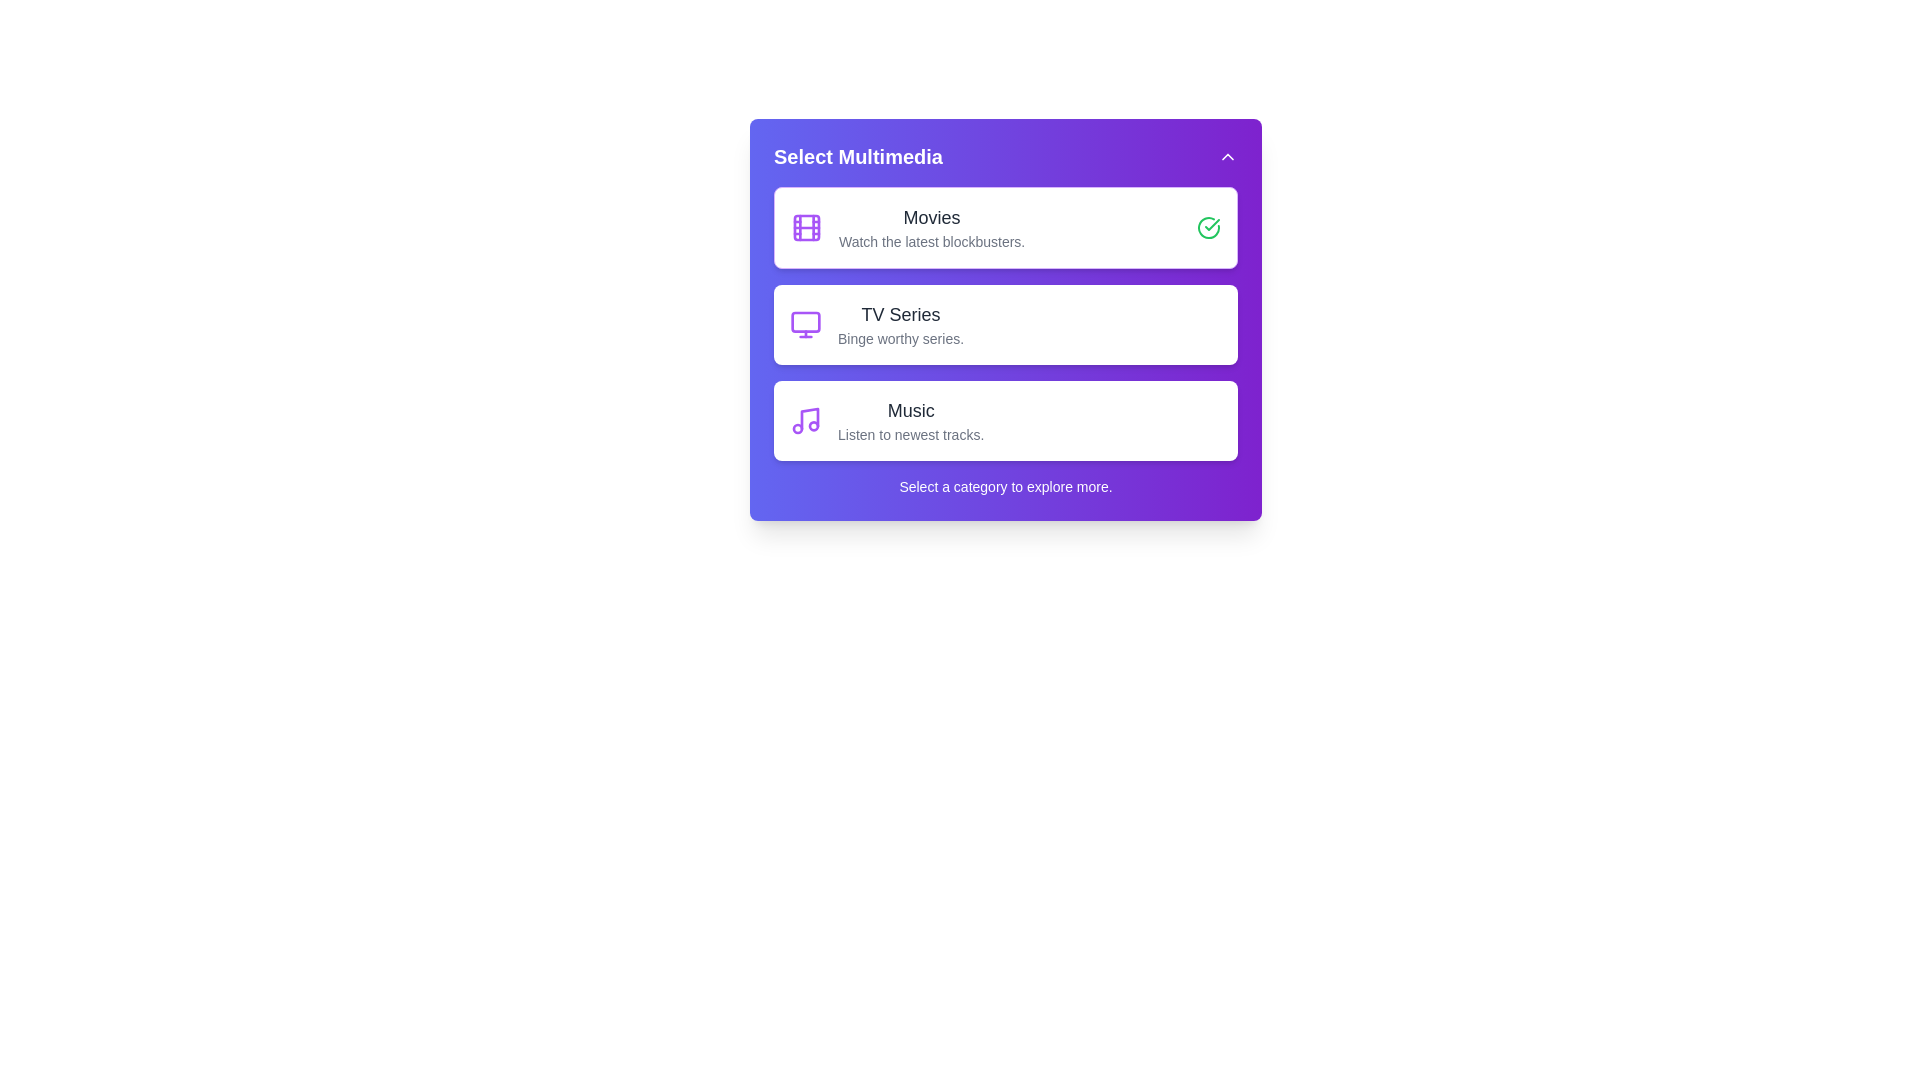 The width and height of the screenshot is (1920, 1080). I want to click on the multimedia category Music by clicking on its respective card, so click(1006, 419).